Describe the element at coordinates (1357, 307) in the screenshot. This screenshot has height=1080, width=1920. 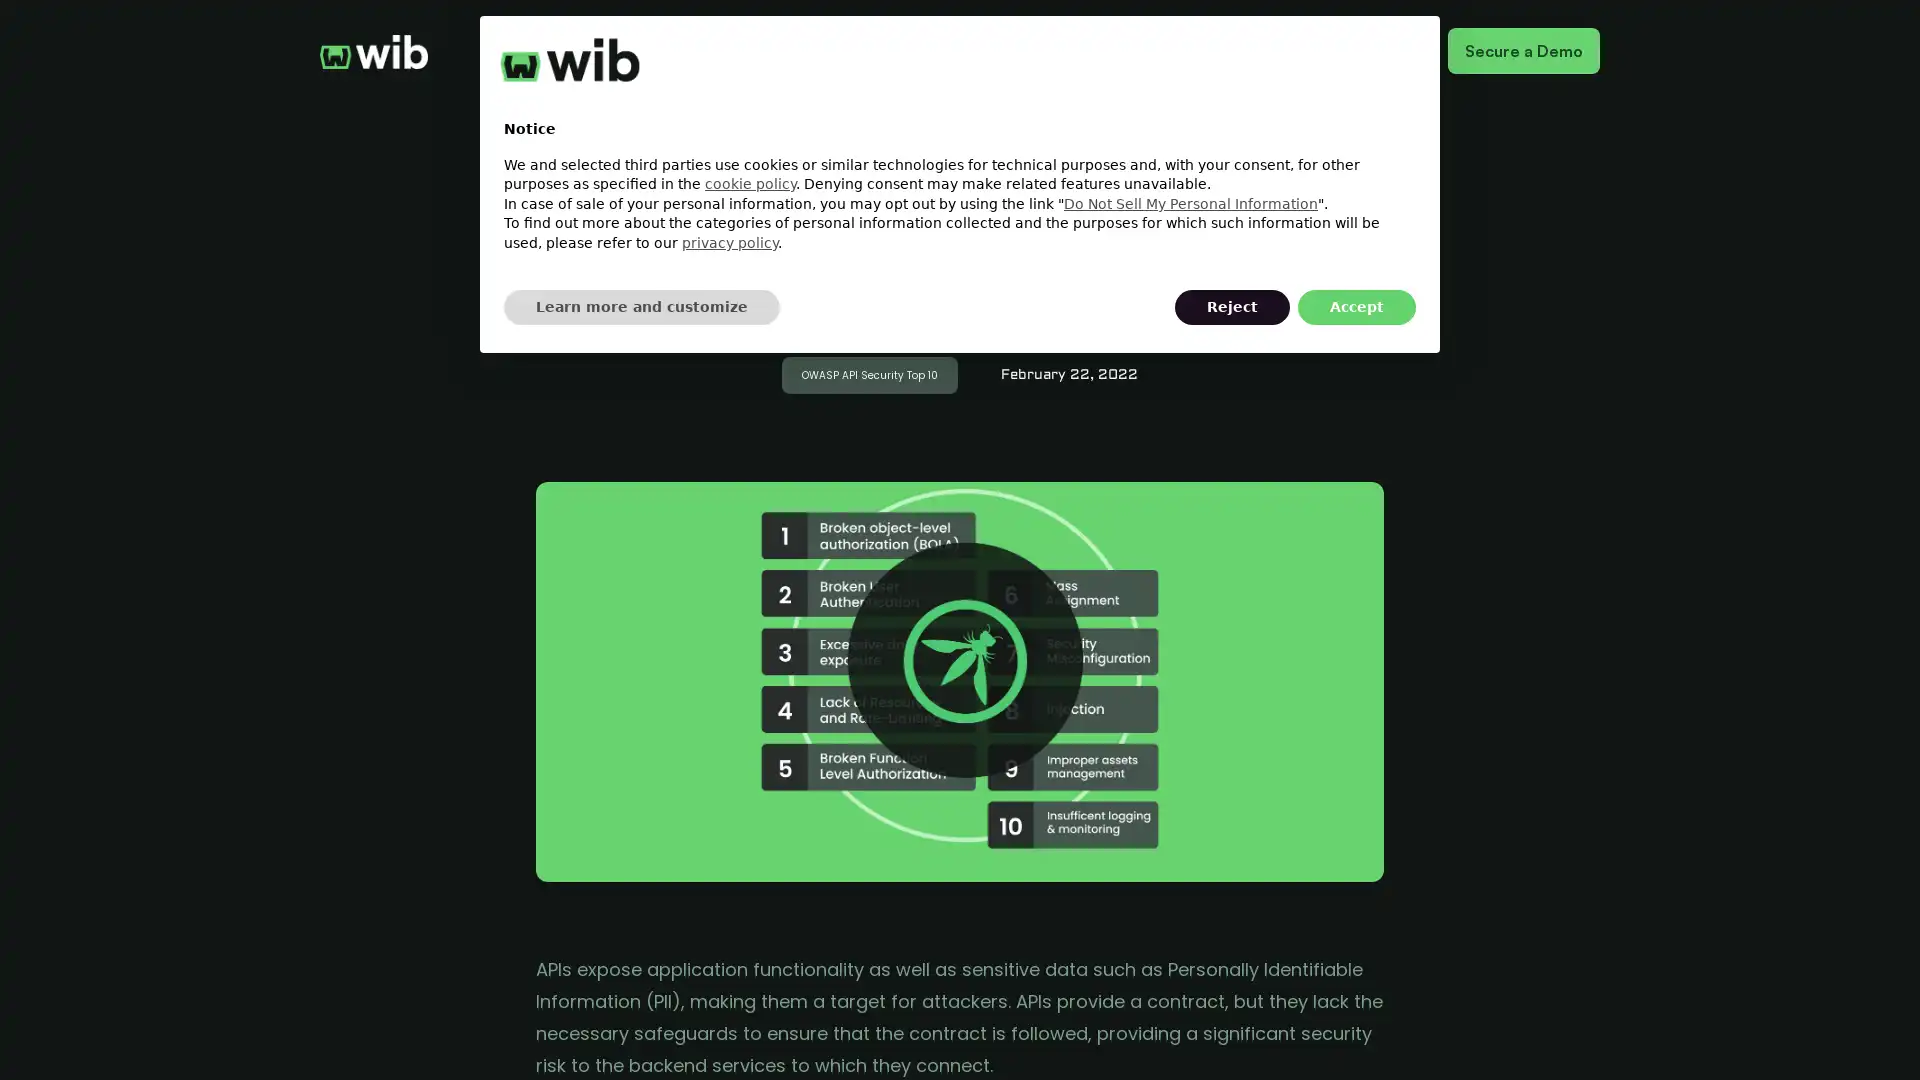
I see `Accept` at that location.